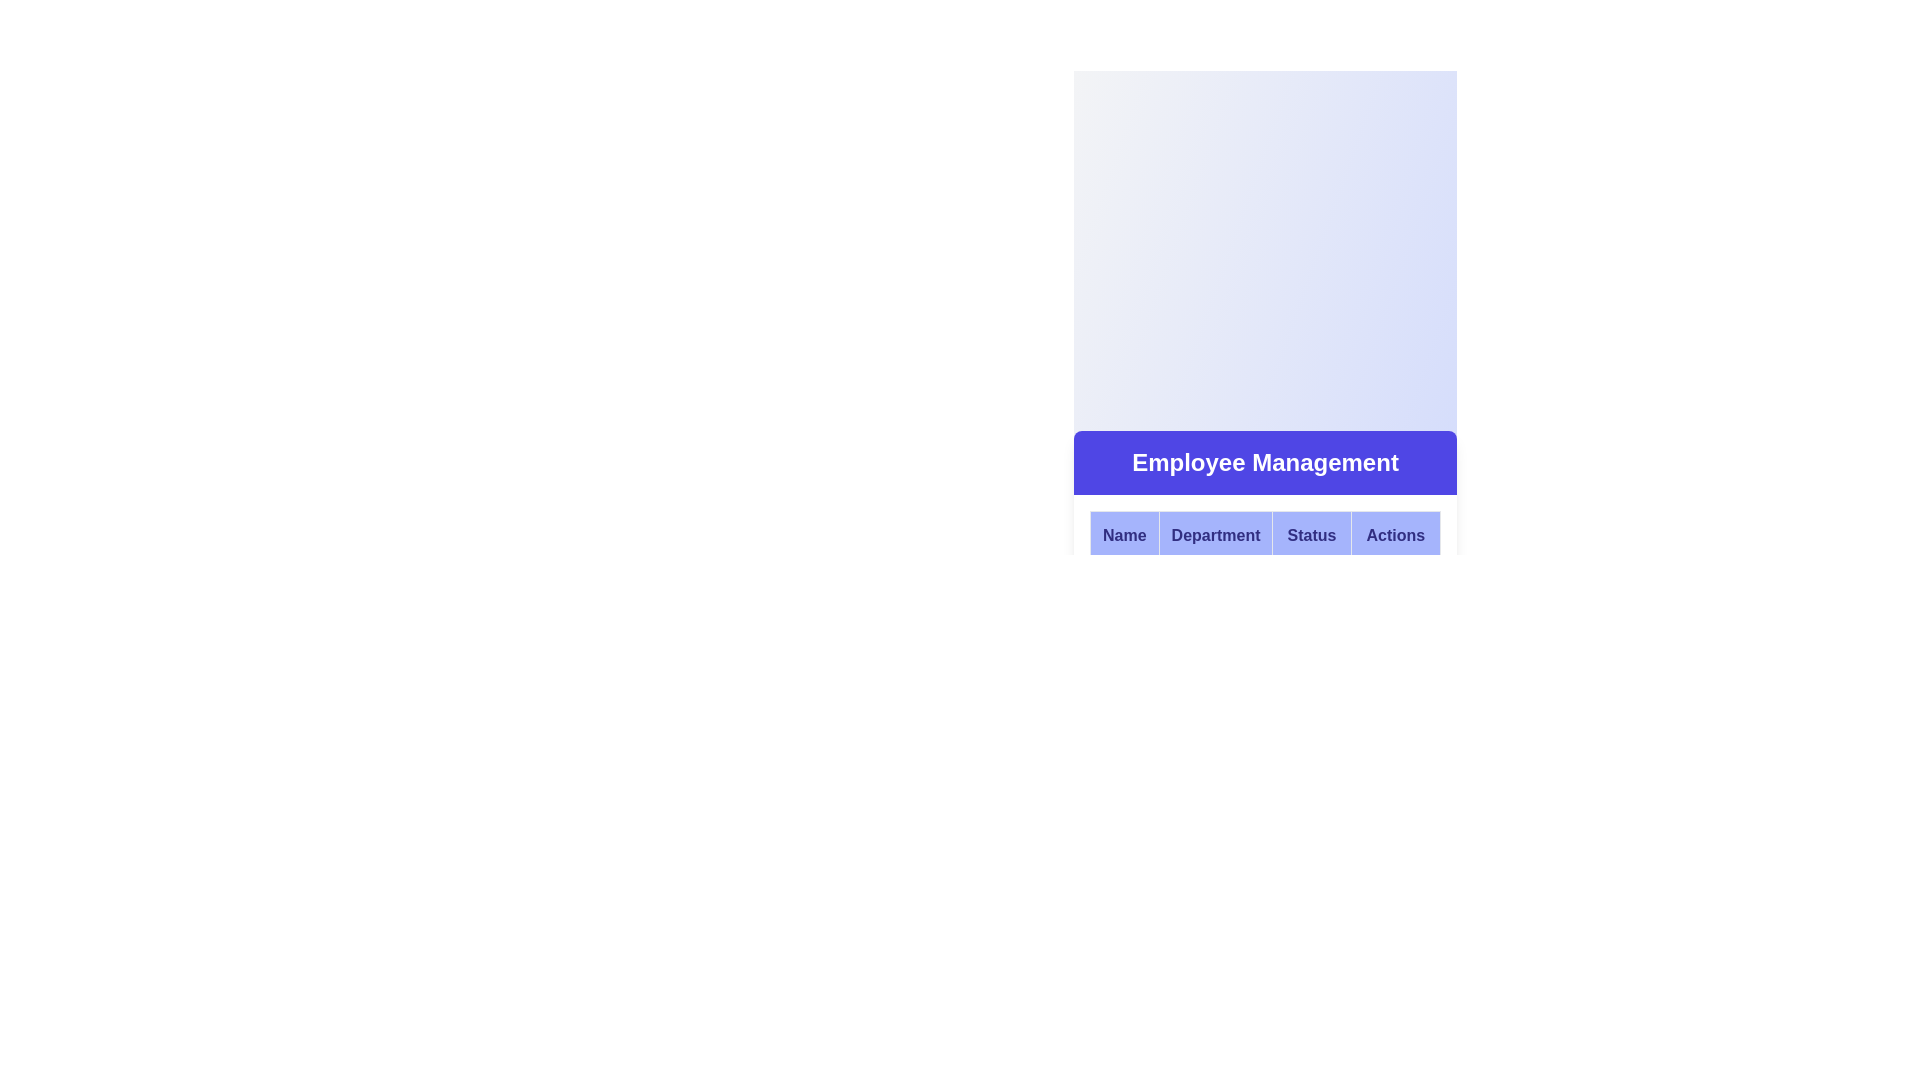  I want to click on the Table Header Cell with the light blue background and bold text stating 'Department', which is the second item in the header row of the table, so click(1214, 534).